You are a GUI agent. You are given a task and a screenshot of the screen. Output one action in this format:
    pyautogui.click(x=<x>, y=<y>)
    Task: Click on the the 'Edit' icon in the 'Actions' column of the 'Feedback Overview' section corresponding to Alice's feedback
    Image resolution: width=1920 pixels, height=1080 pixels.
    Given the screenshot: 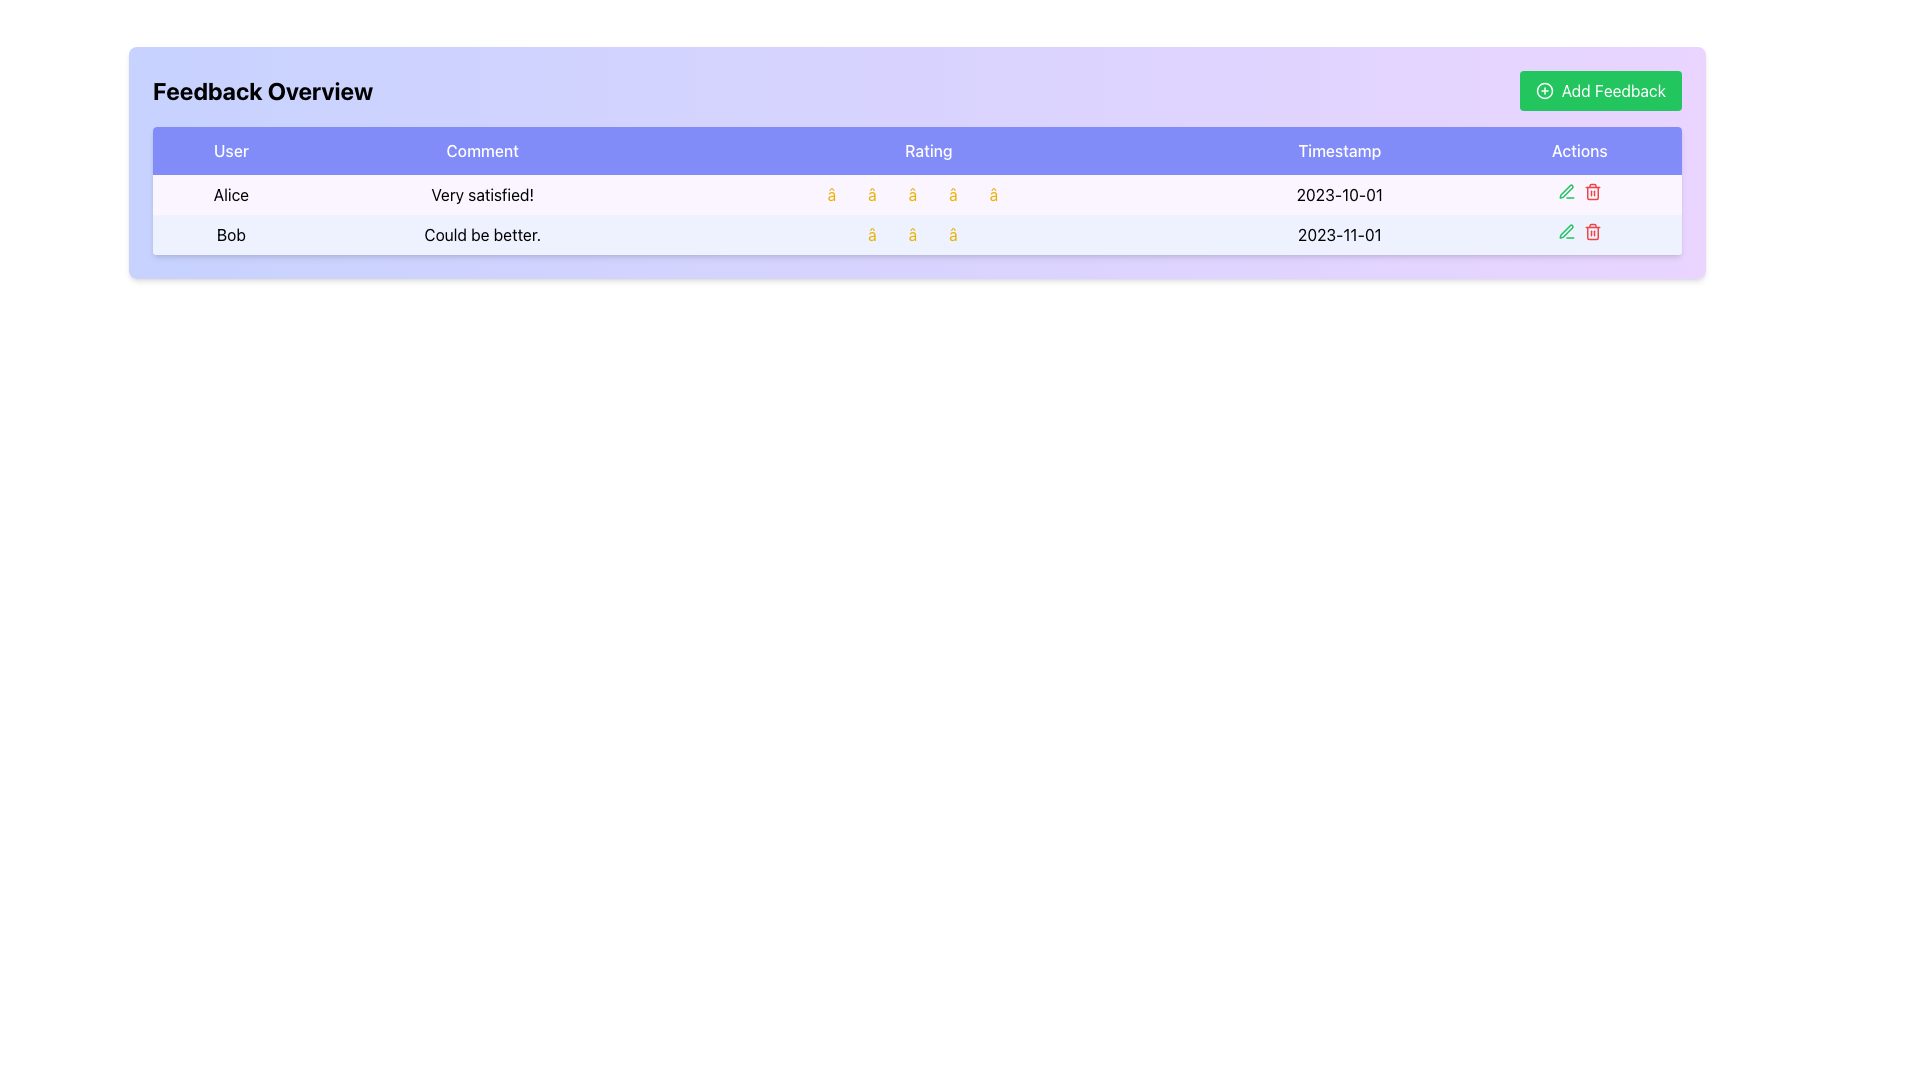 What is the action you would take?
    pyautogui.click(x=1565, y=230)
    